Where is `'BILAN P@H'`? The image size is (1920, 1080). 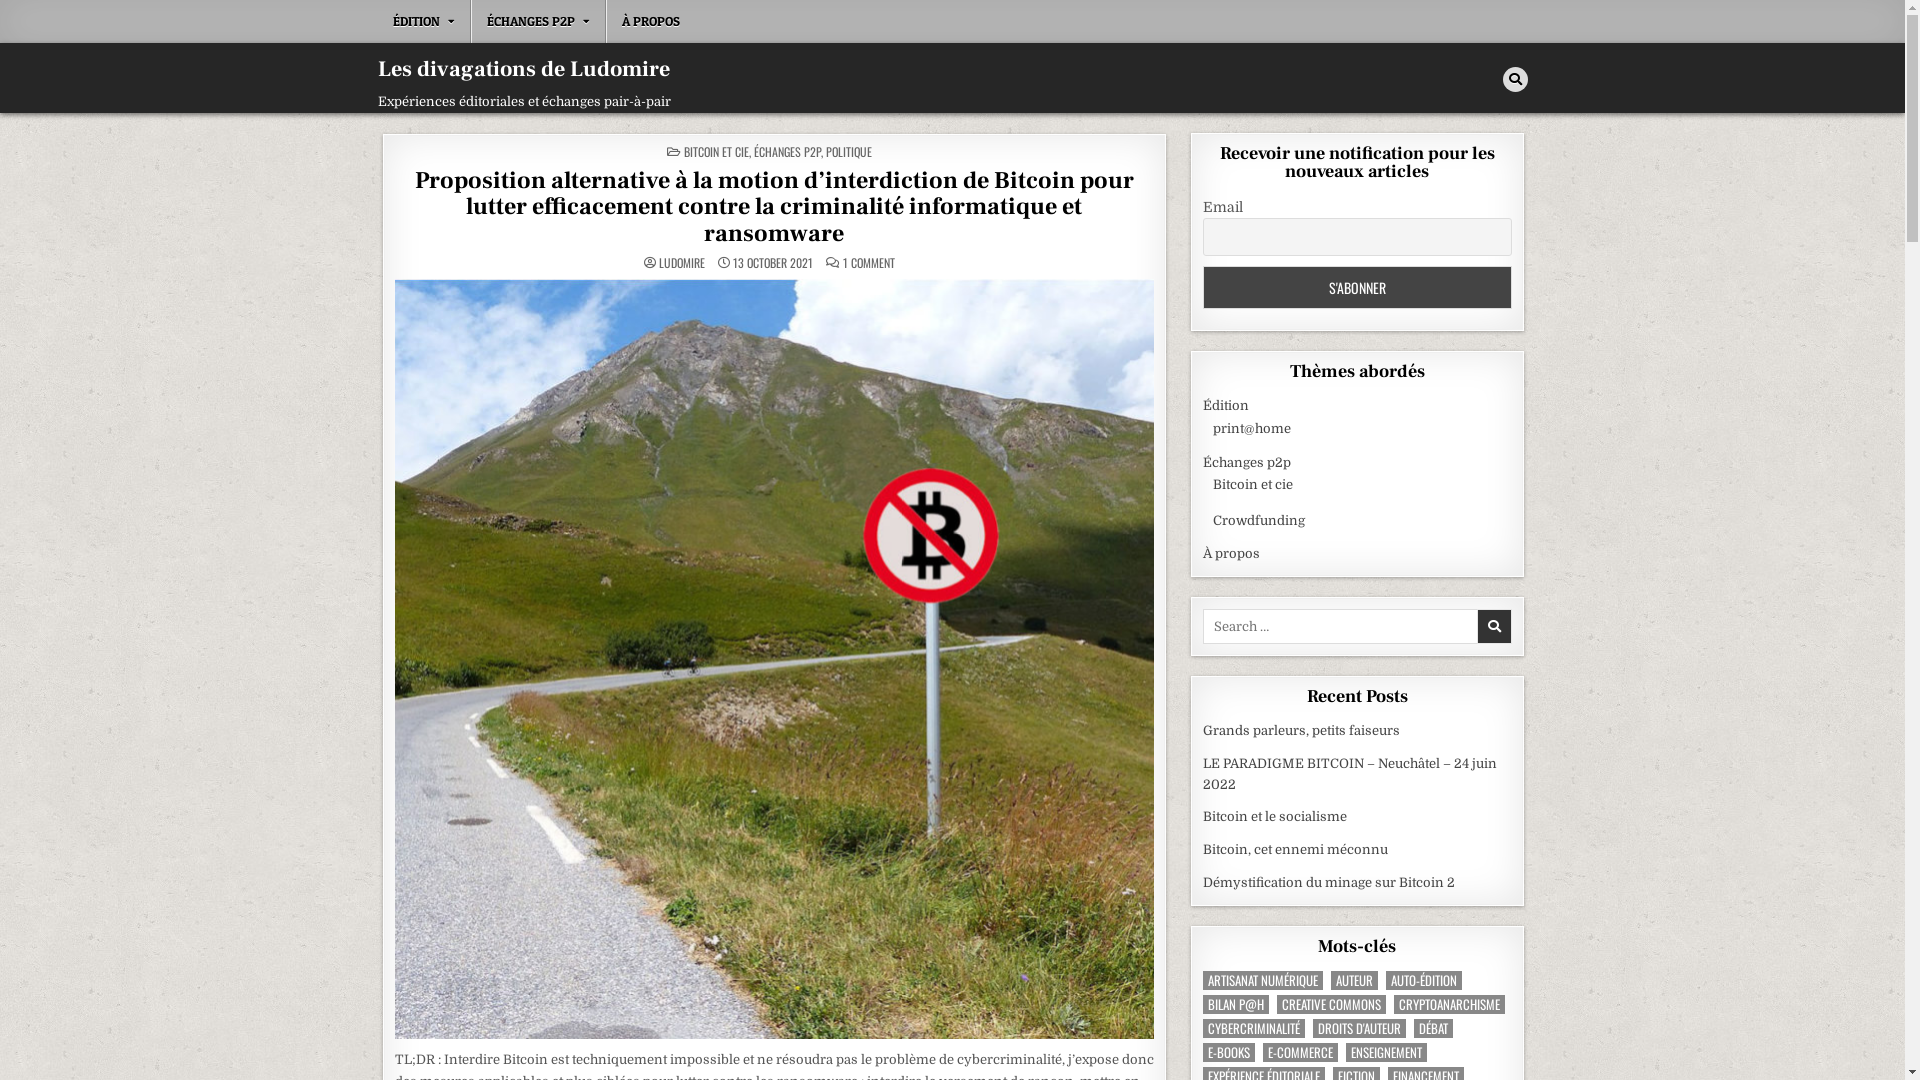
'BILAN P@H' is located at coordinates (1202, 1004).